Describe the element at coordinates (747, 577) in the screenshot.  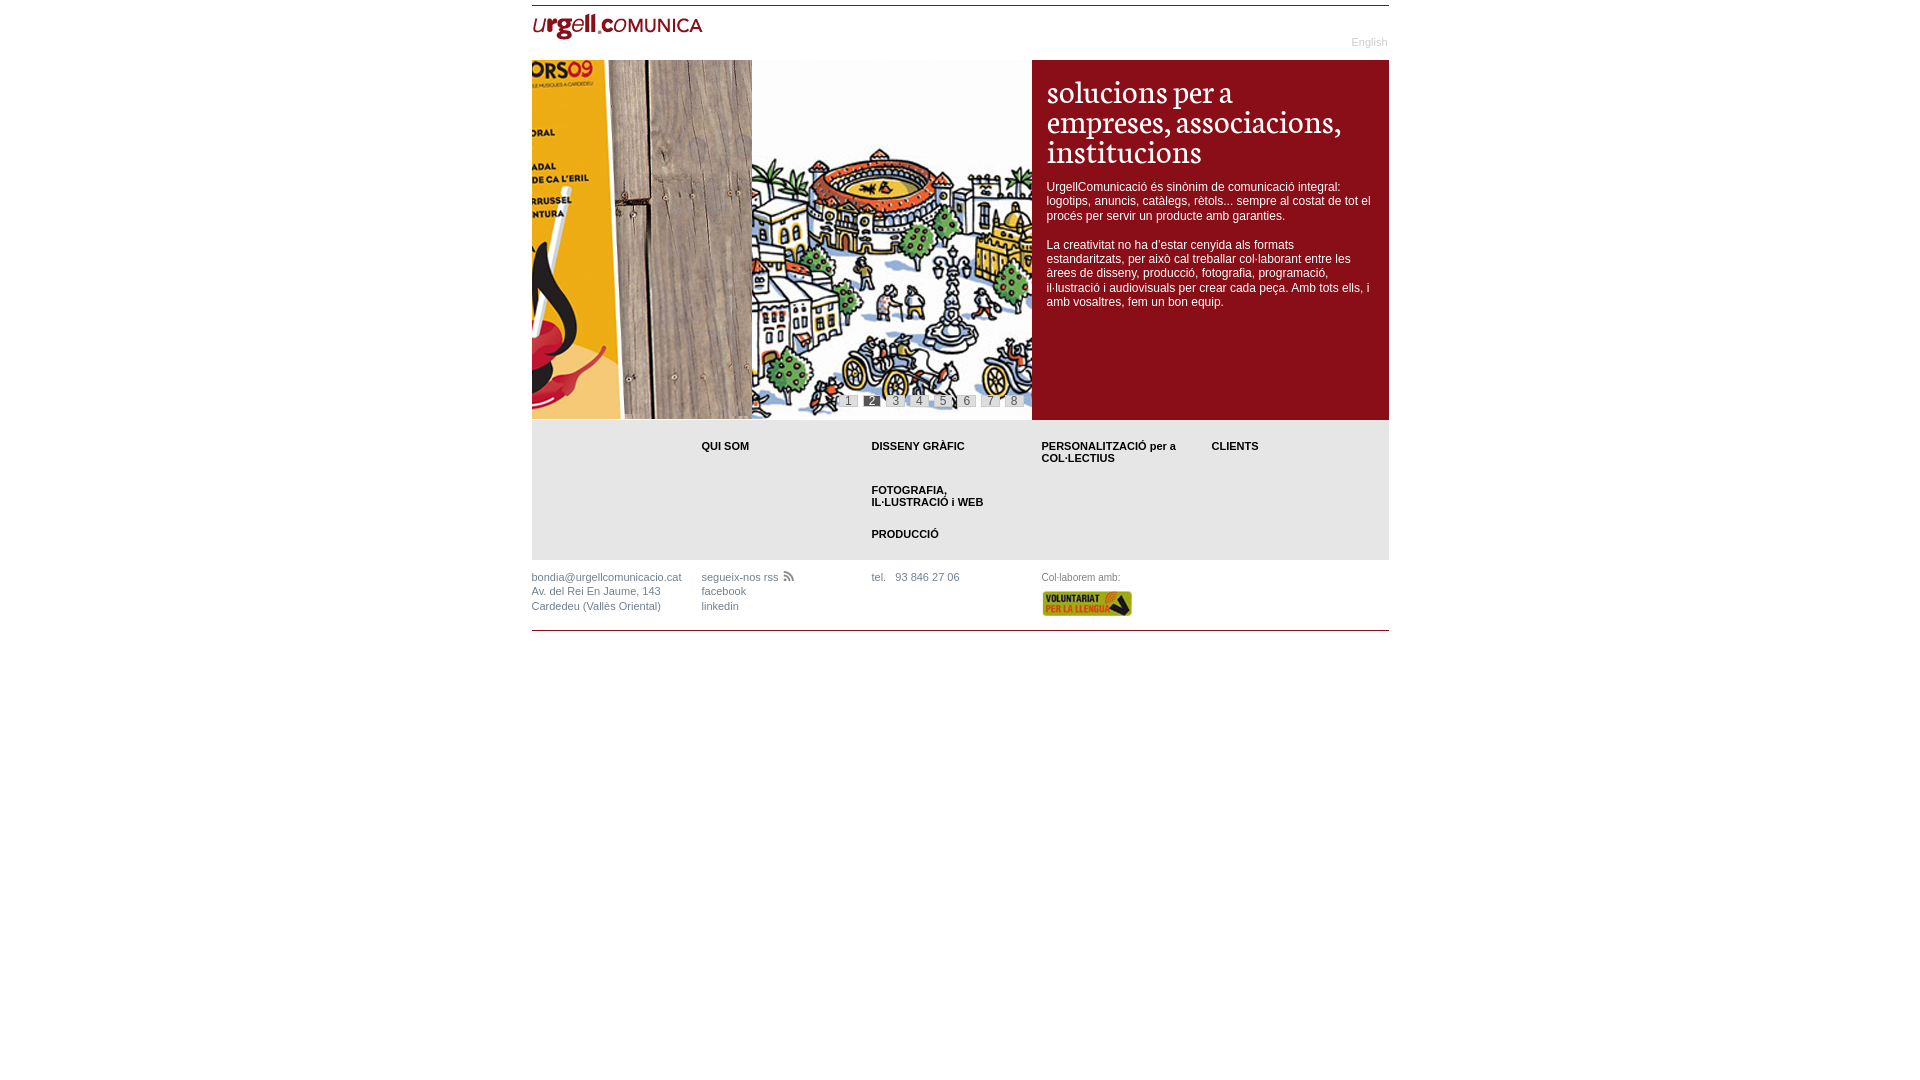
I see `'segueix-nos rss'` at that location.